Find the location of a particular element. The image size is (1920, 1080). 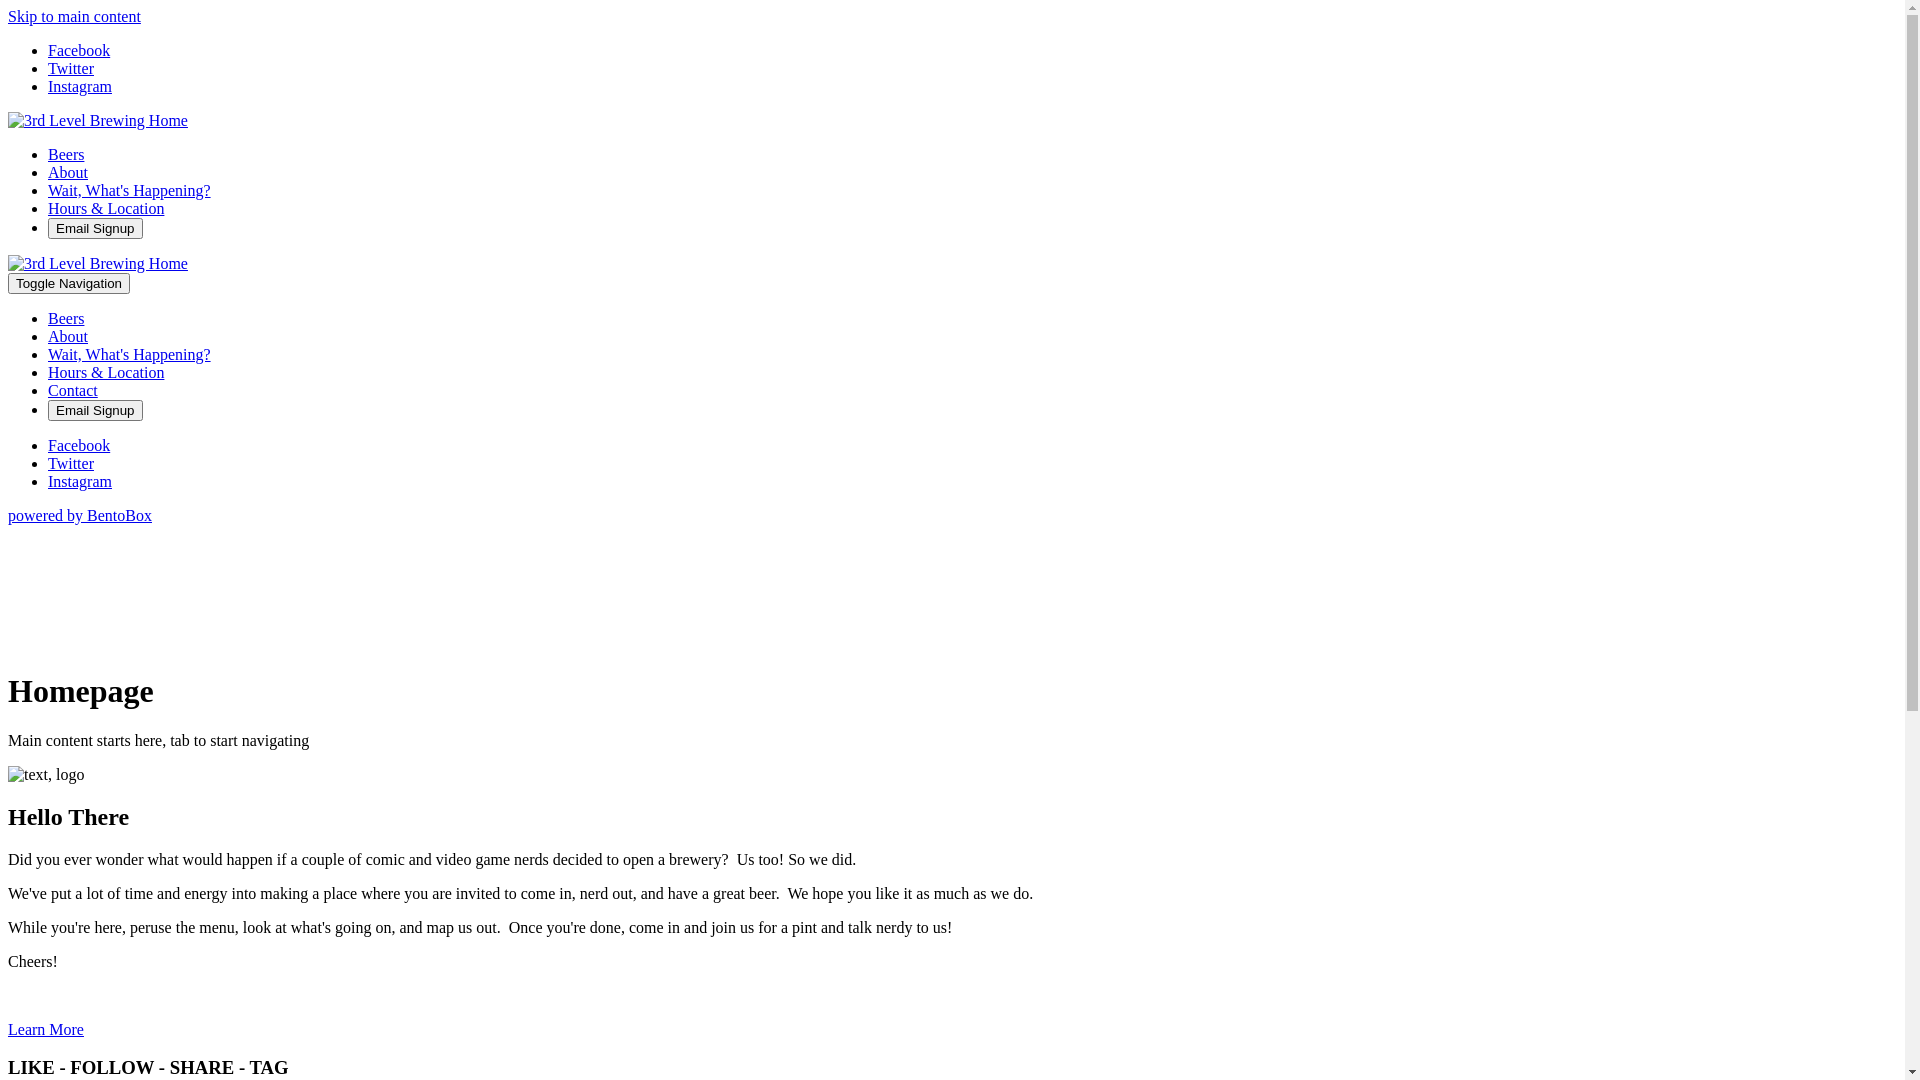

'Facebook' is located at coordinates (78, 444).